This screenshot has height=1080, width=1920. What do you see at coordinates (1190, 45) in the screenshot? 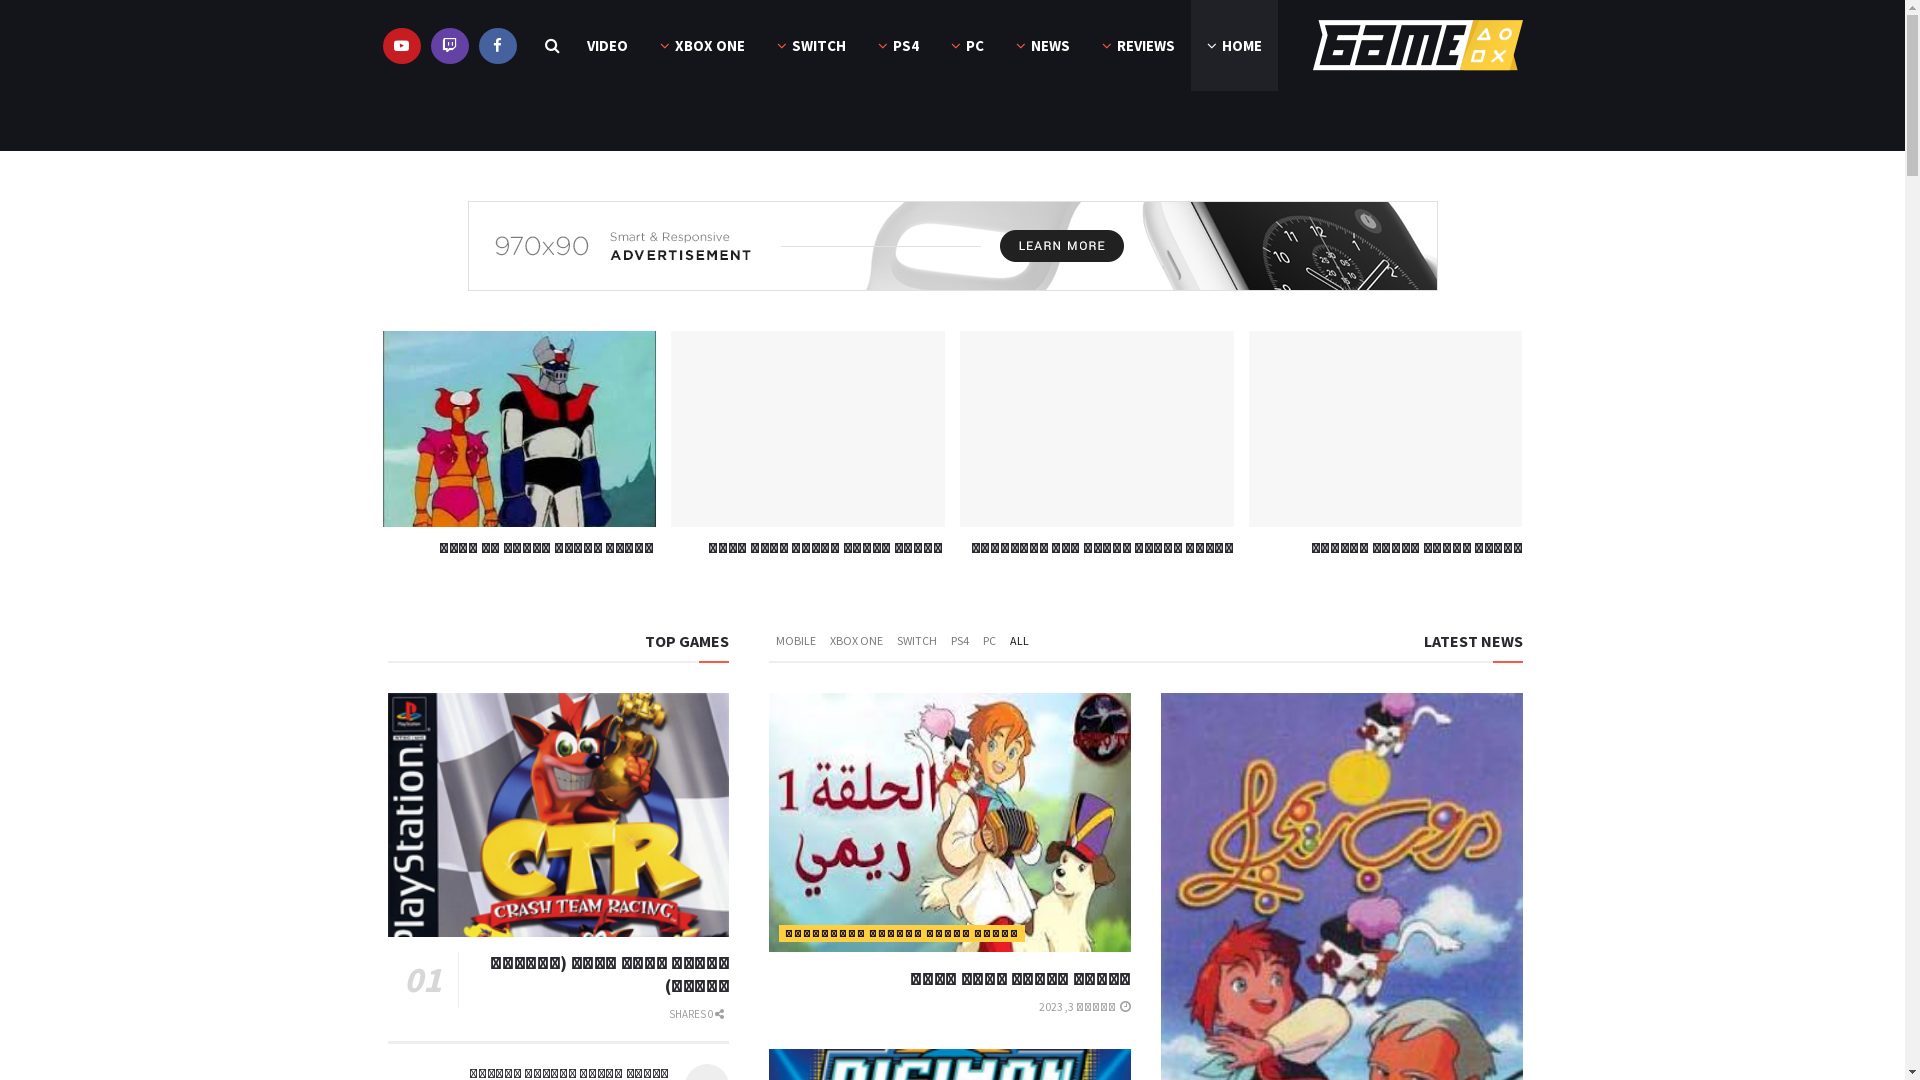
I see `'HOME'` at bounding box center [1190, 45].